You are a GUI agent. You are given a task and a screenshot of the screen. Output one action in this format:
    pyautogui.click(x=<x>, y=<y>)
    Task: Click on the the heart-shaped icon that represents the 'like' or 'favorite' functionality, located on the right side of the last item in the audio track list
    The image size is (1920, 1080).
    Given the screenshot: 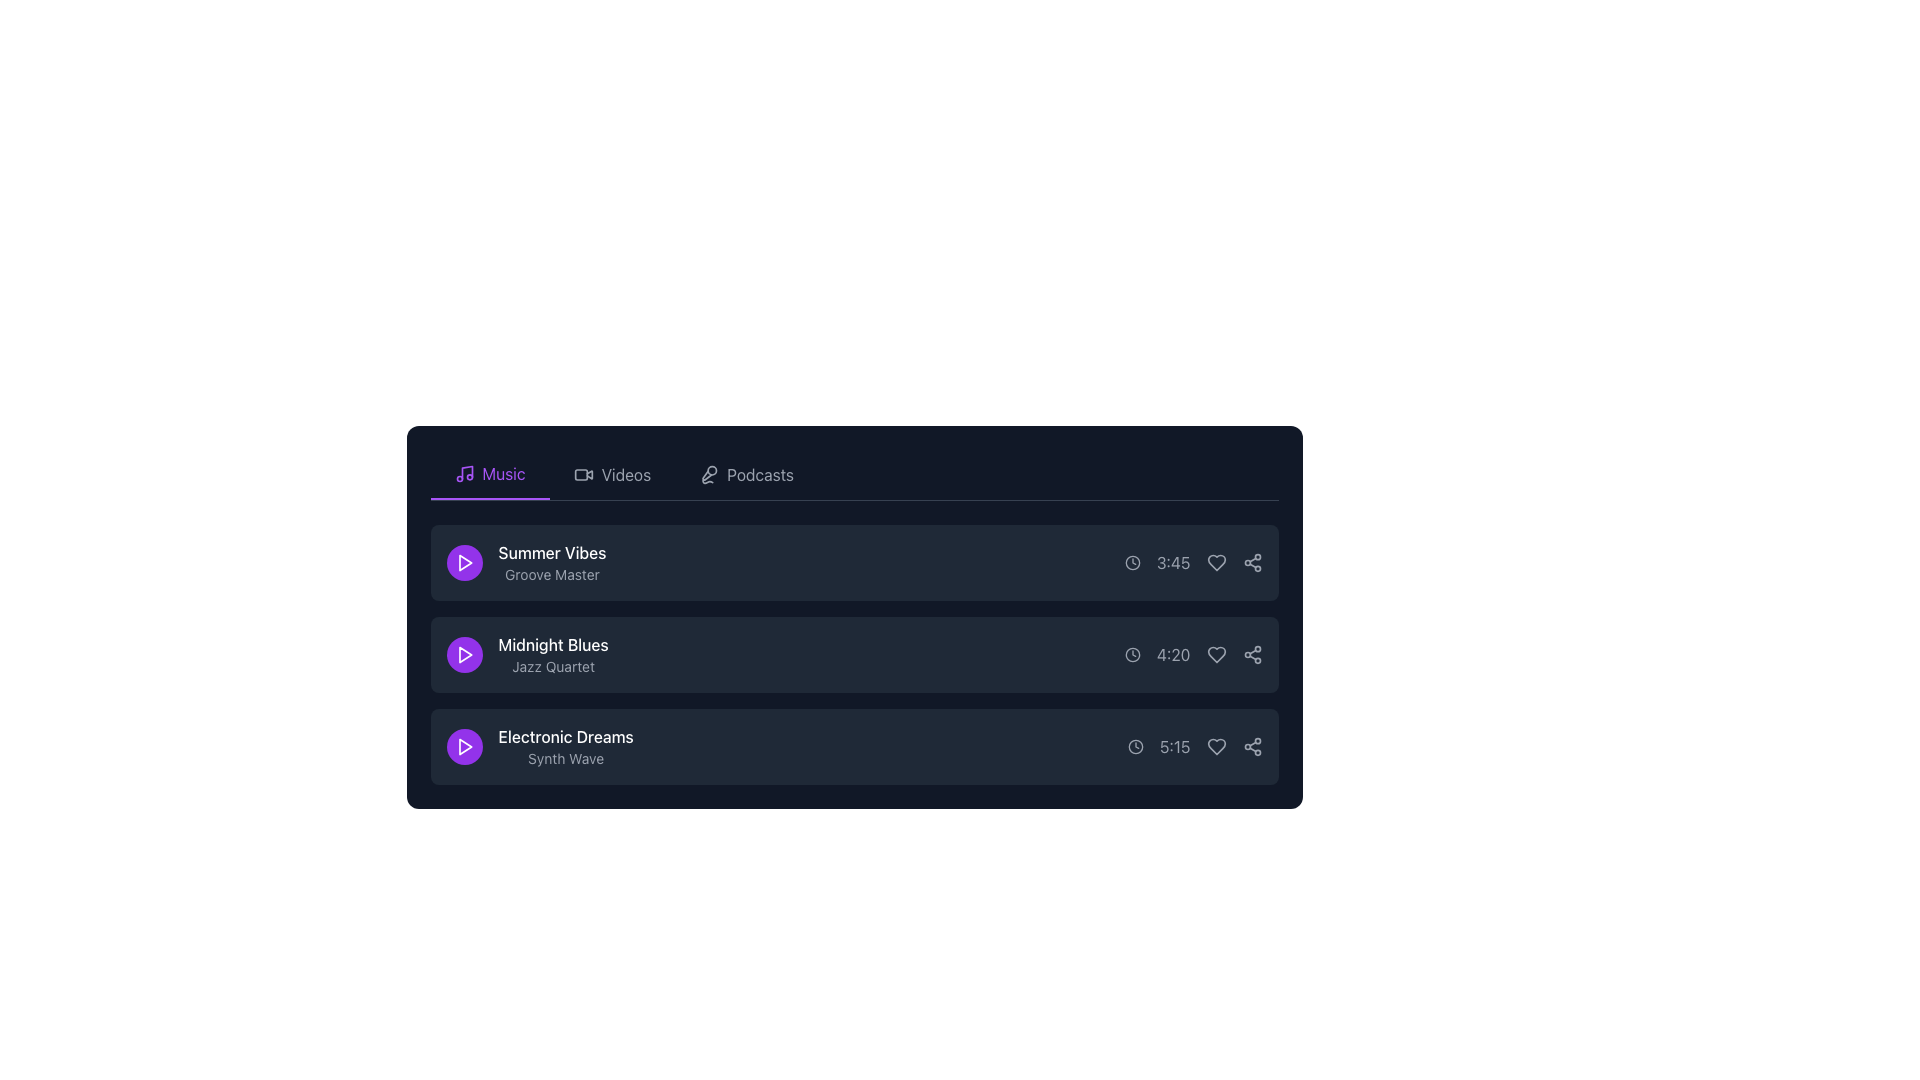 What is the action you would take?
    pyautogui.click(x=1215, y=747)
    